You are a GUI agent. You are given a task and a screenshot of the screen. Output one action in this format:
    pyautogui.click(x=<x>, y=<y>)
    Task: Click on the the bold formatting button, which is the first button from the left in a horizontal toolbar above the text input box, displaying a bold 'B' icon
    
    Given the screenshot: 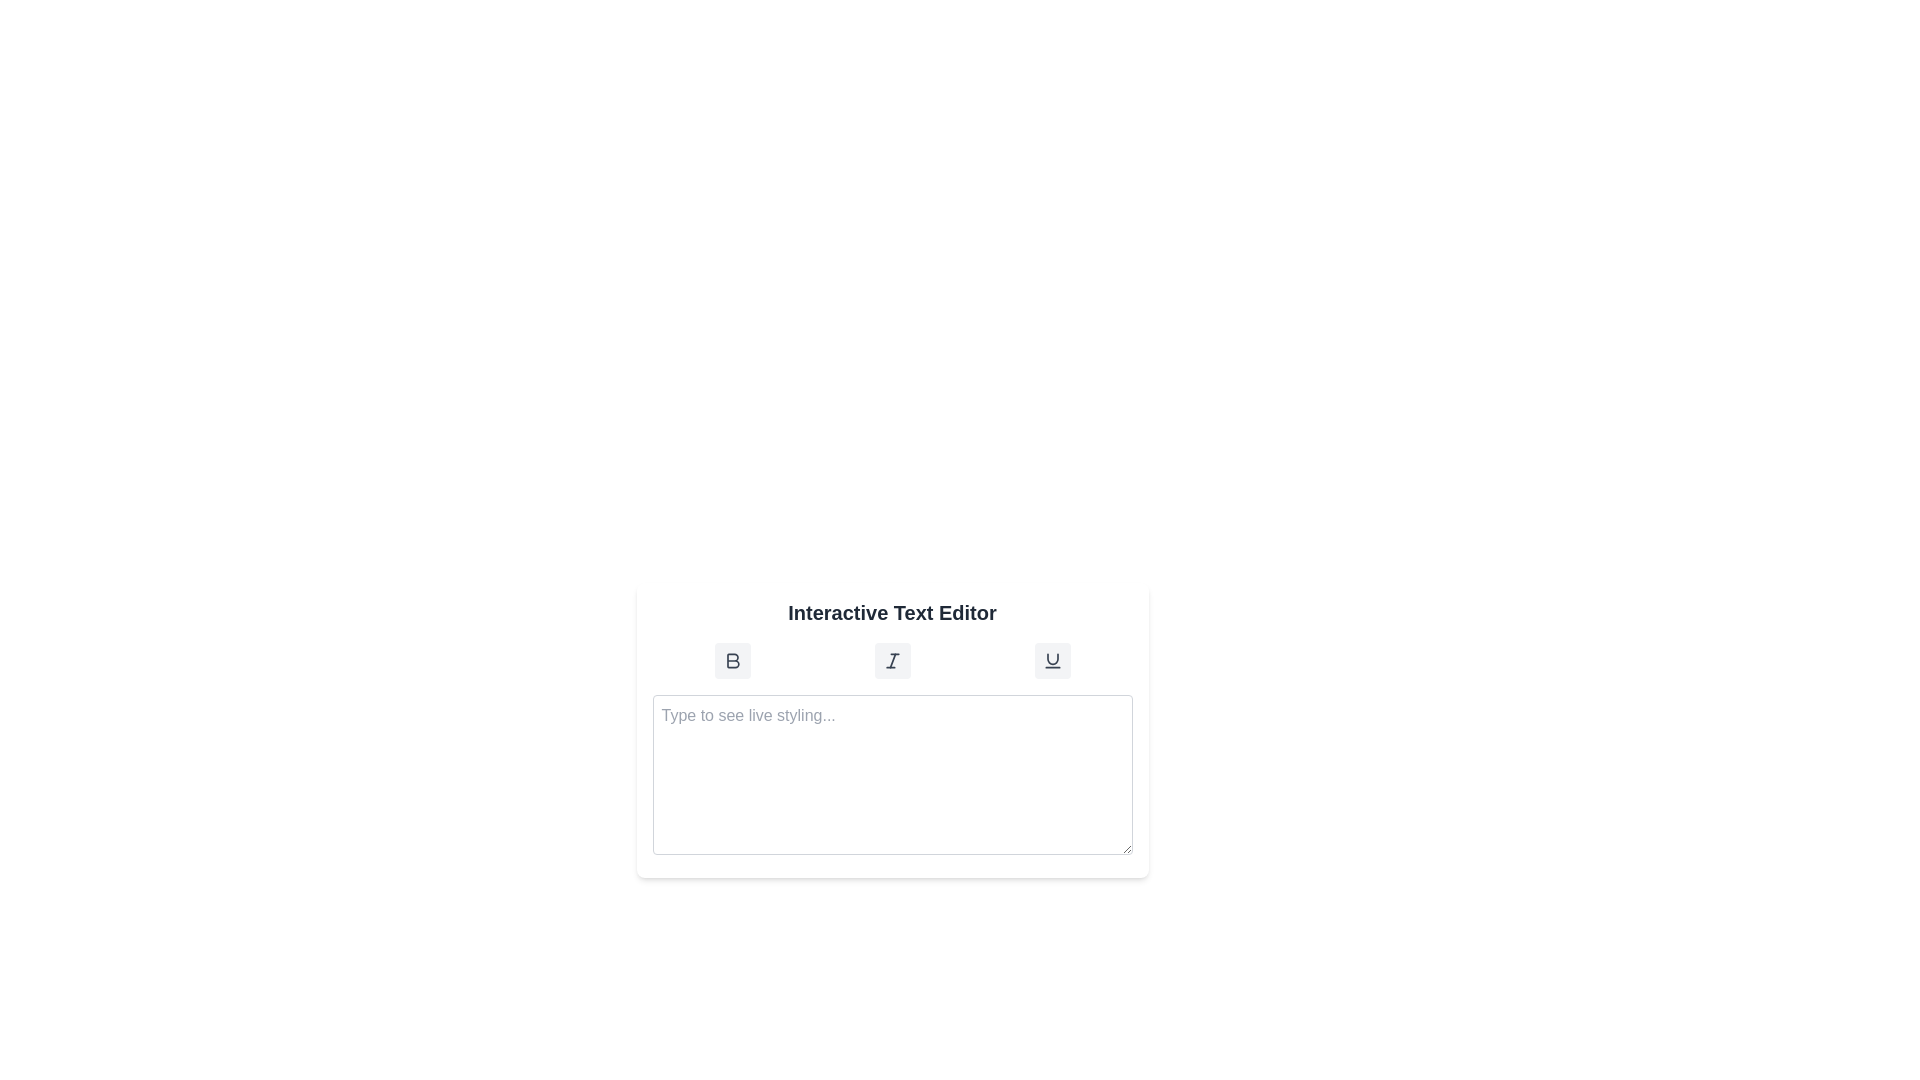 What is the action you would take?
    pyautogui.click(x=731, y=660)
    